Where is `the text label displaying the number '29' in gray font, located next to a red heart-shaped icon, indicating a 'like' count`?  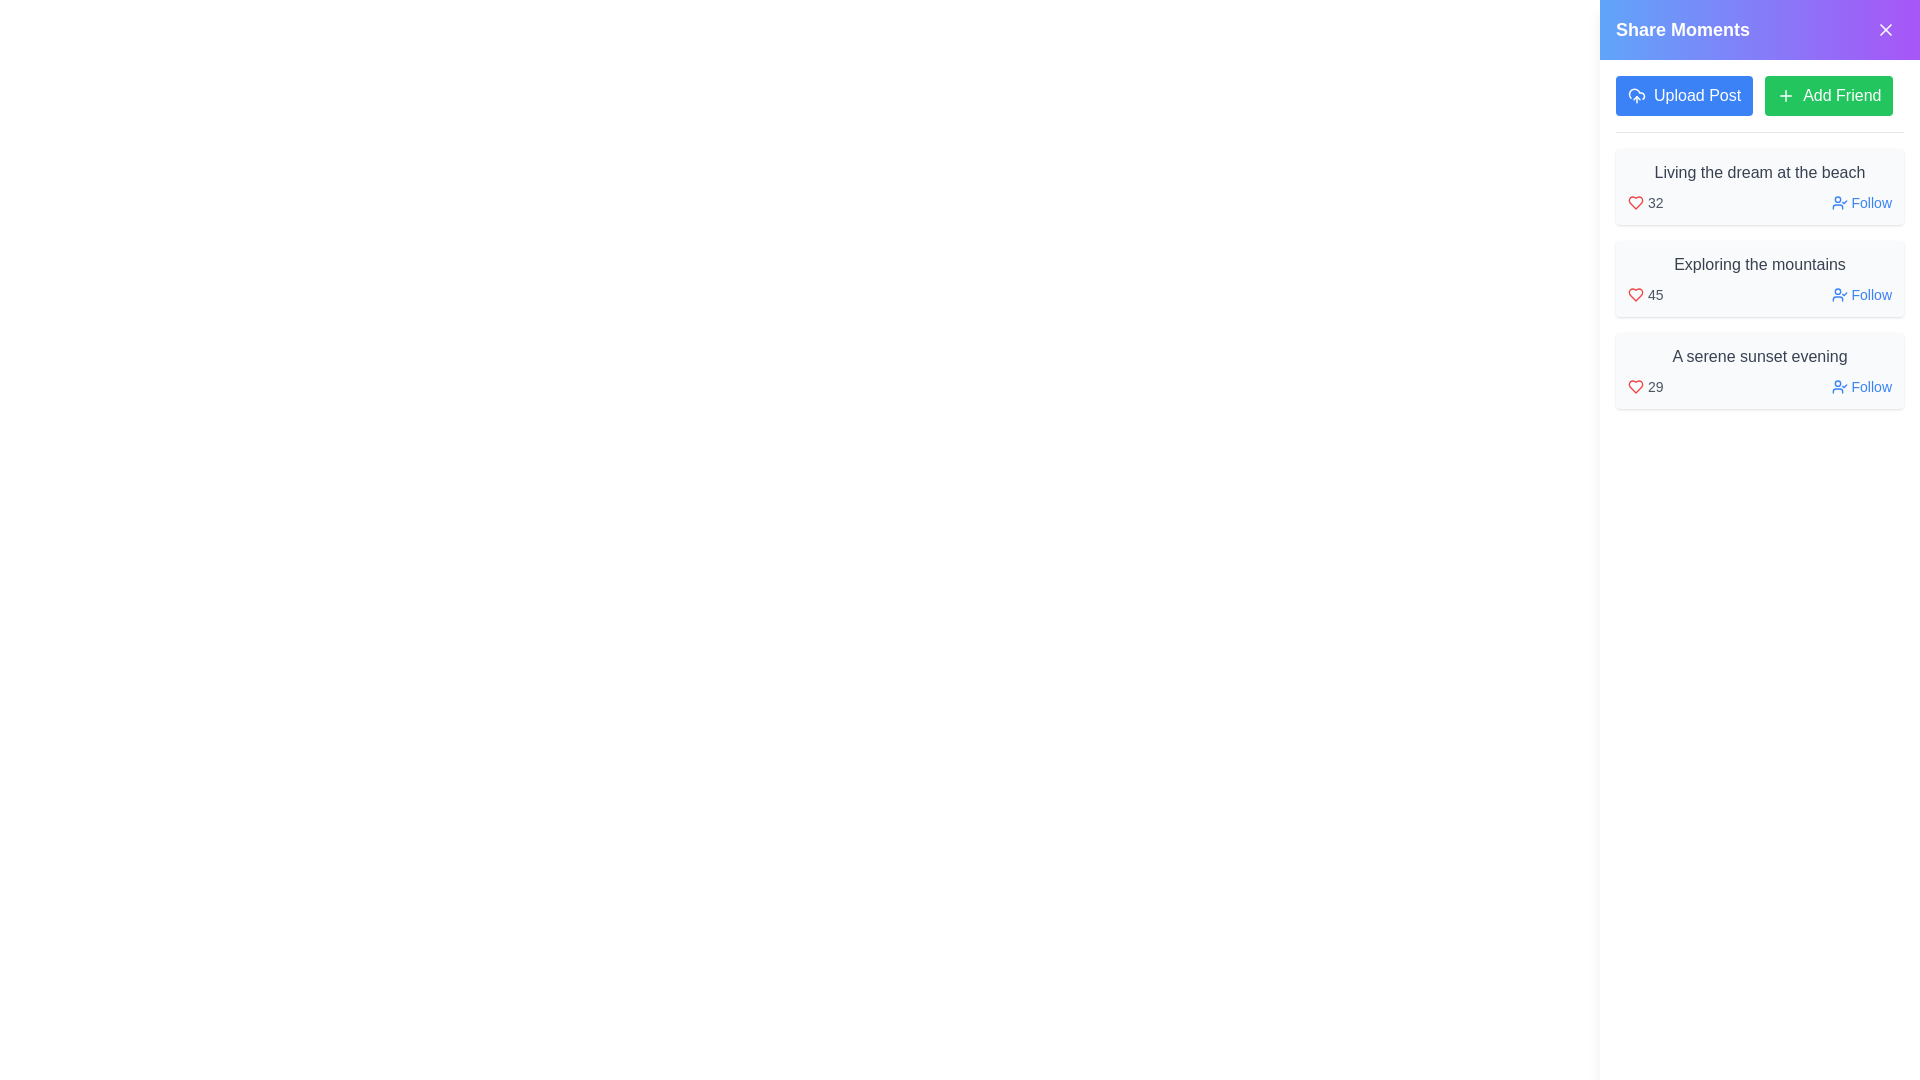
the text label displaying the number '29' in gray font, located next to a red heart-shaped icon, indicating a 'like' count is located at coordinates (1645, 386).